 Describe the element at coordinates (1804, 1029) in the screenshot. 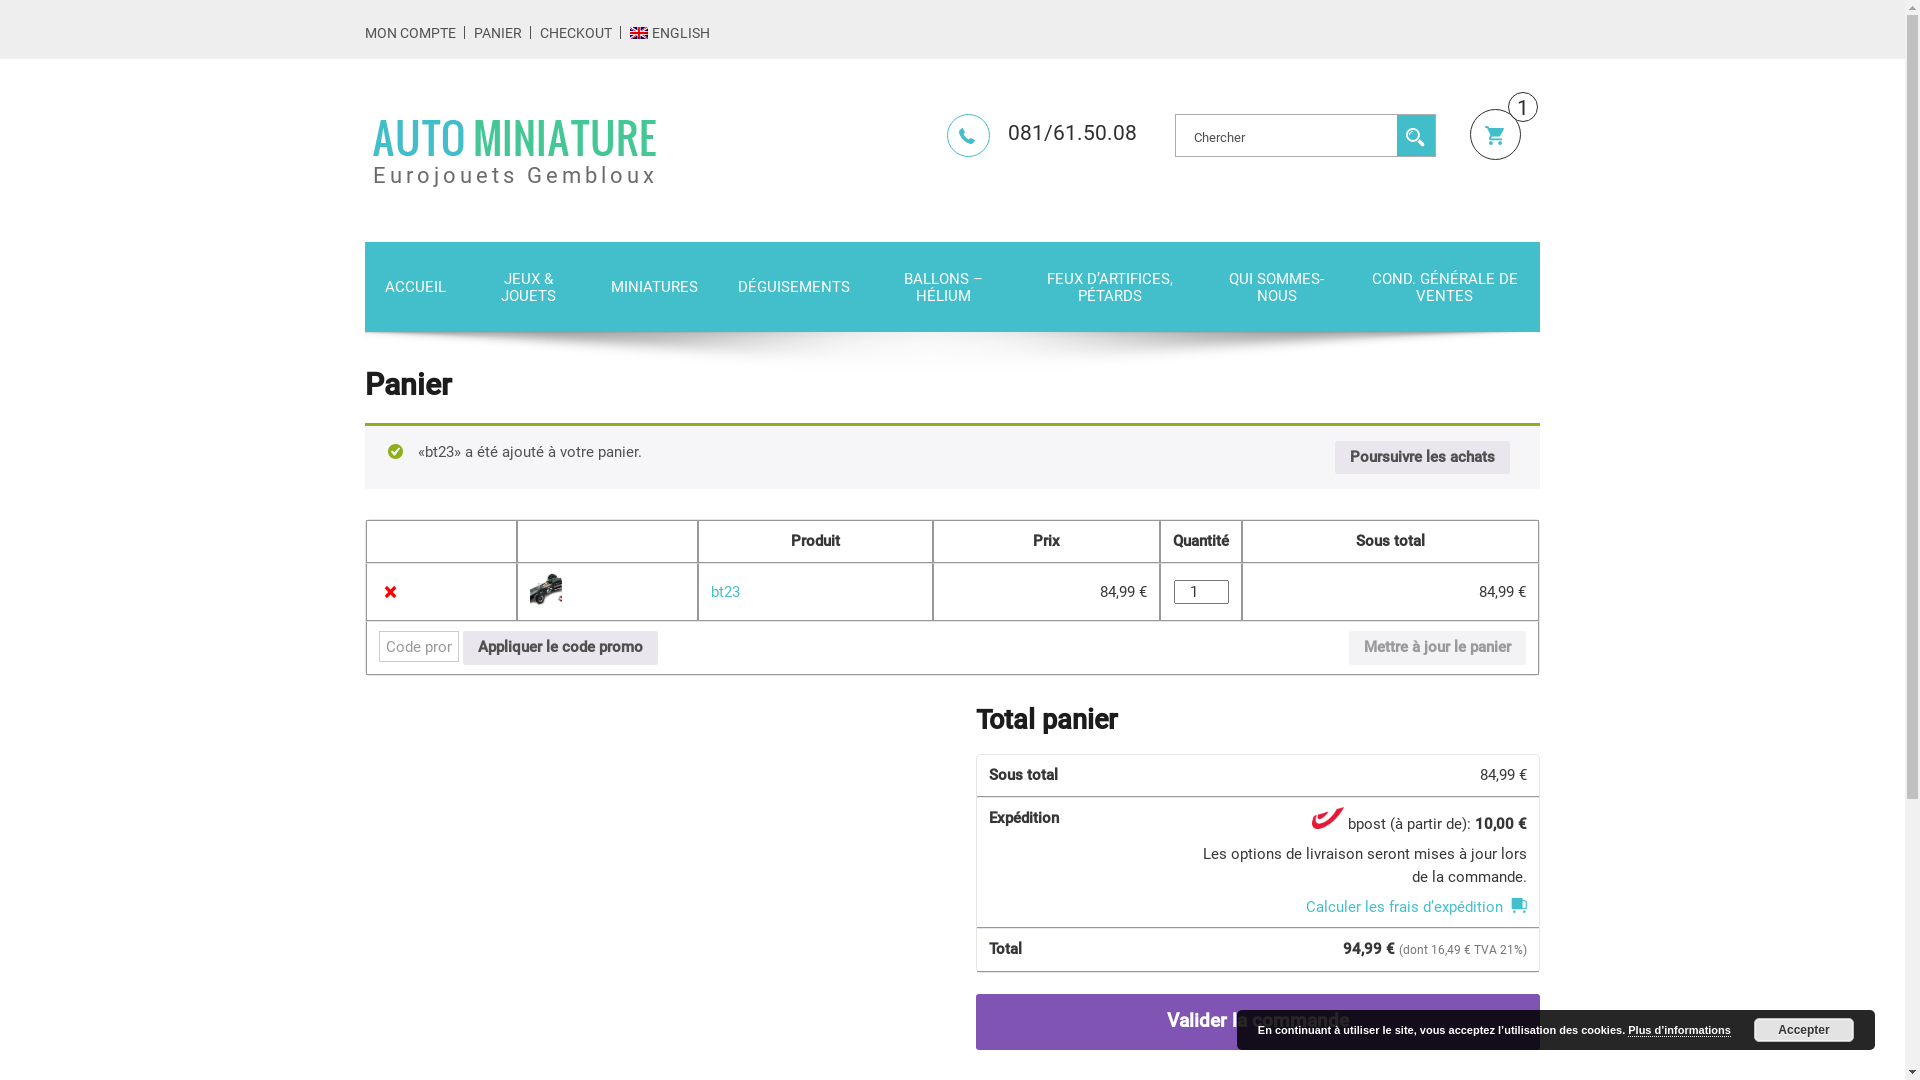

I see `'Accepter'` at that location.